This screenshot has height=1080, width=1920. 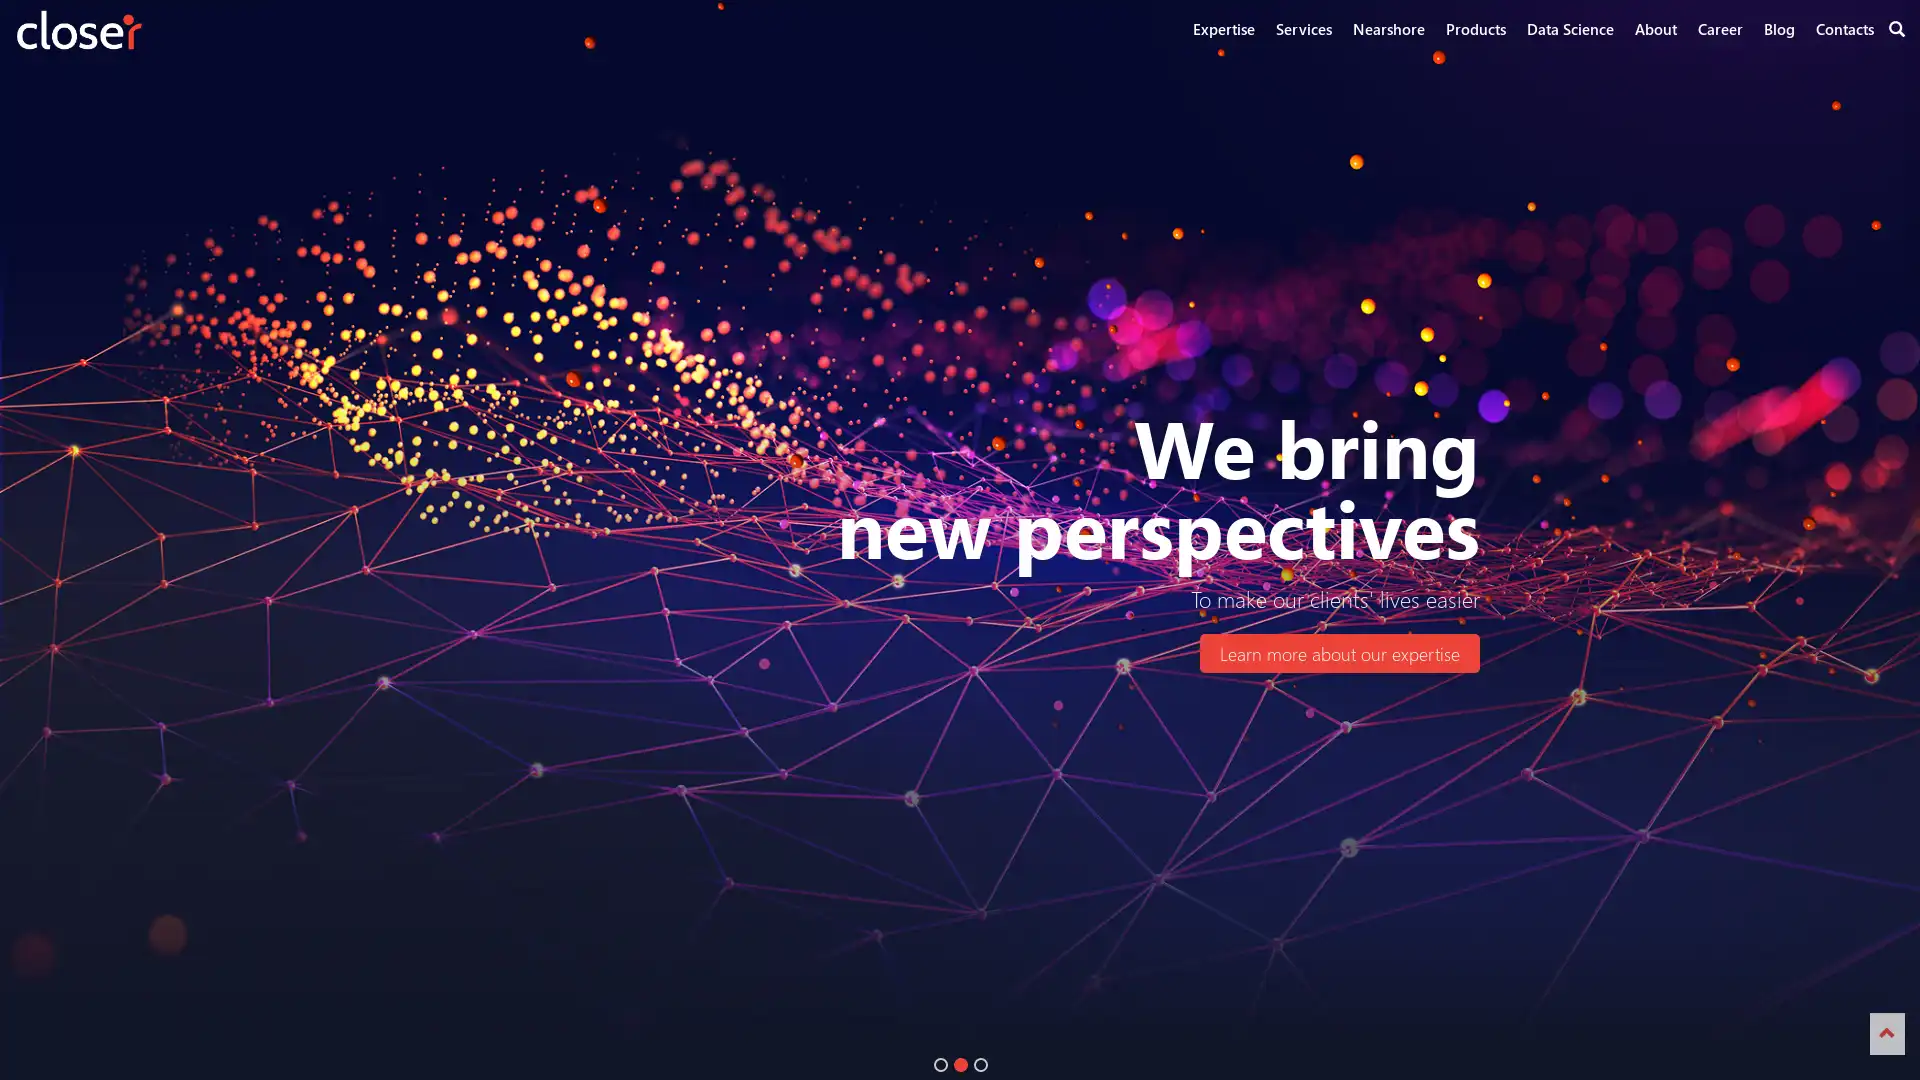 What do you see at coordinates (939, 1063) in the screenshot?
I see `1` at bounding box center [939, 1063].